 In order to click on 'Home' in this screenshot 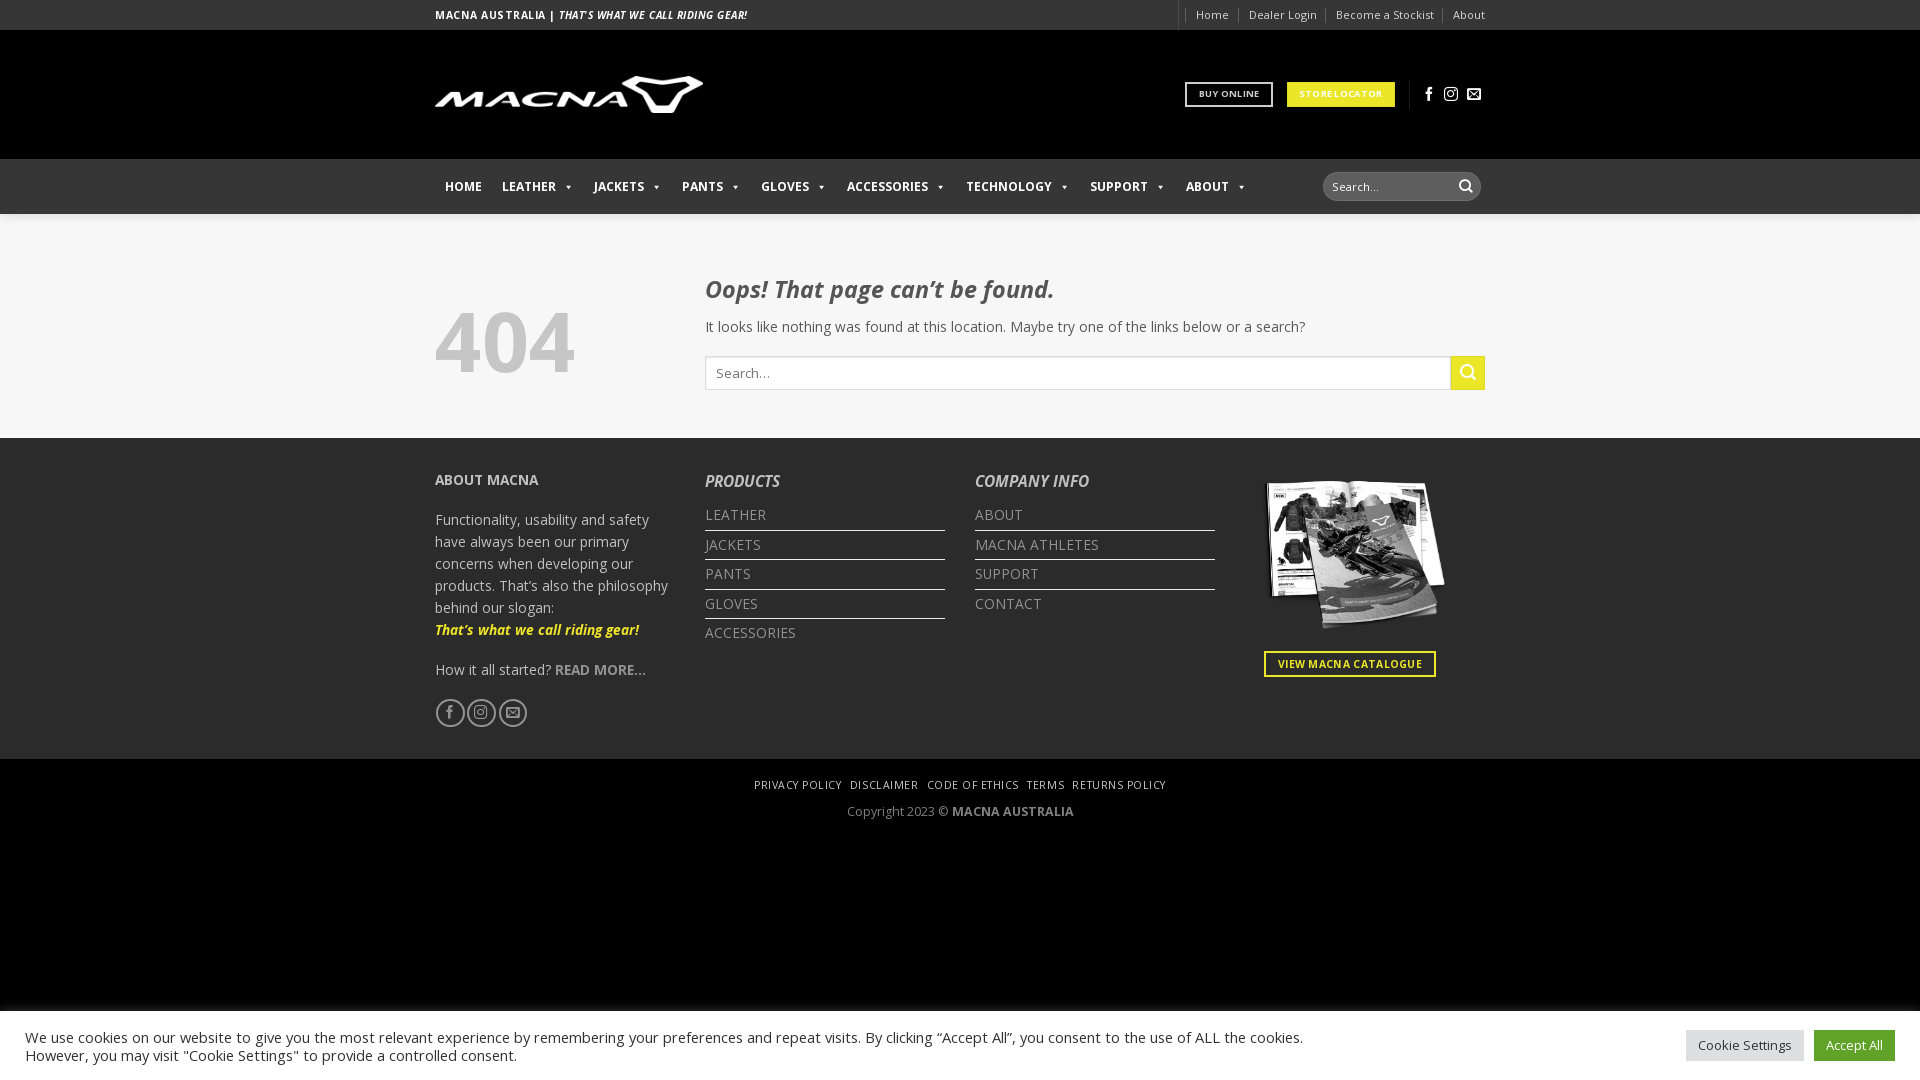, I will do `click(1211, 14)`.